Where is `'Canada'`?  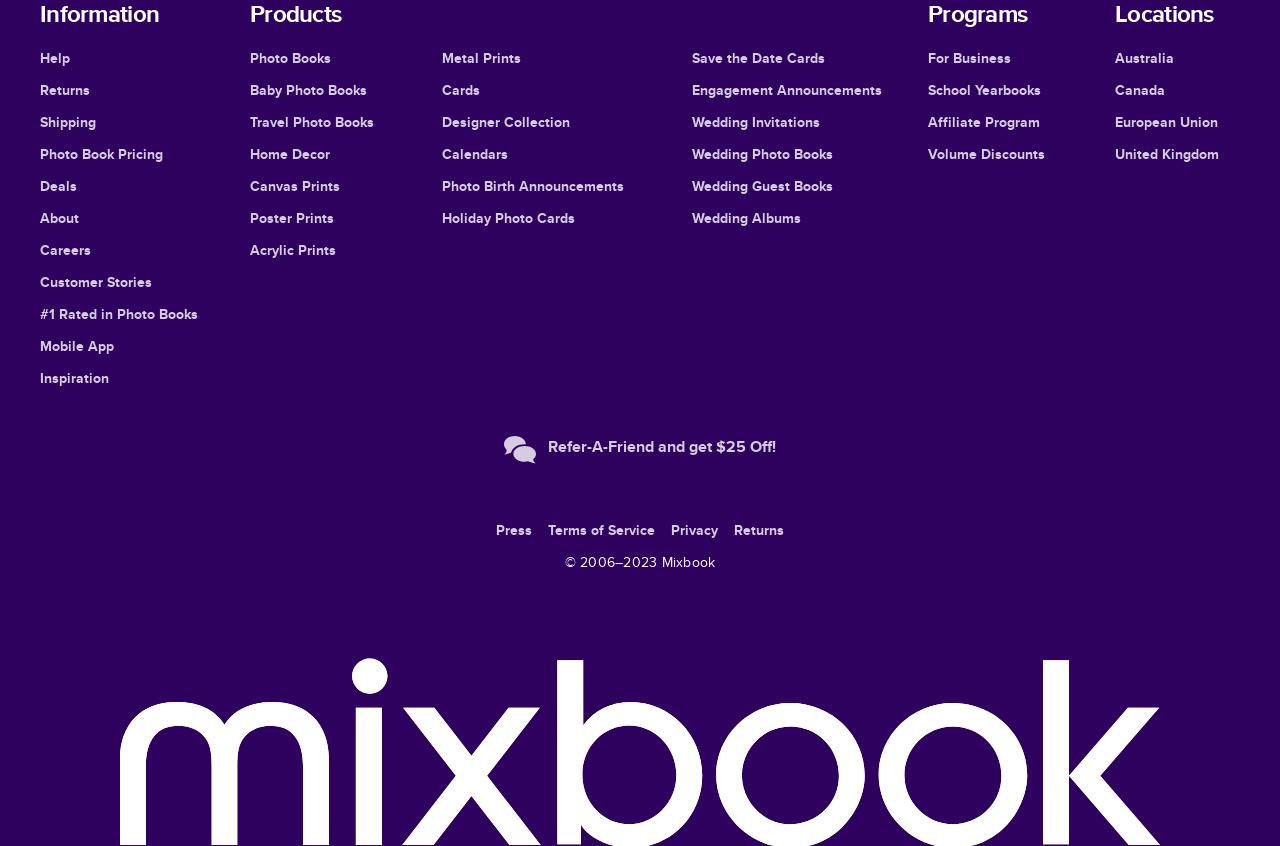 'Canada' is located at coordinates (1139, 90).